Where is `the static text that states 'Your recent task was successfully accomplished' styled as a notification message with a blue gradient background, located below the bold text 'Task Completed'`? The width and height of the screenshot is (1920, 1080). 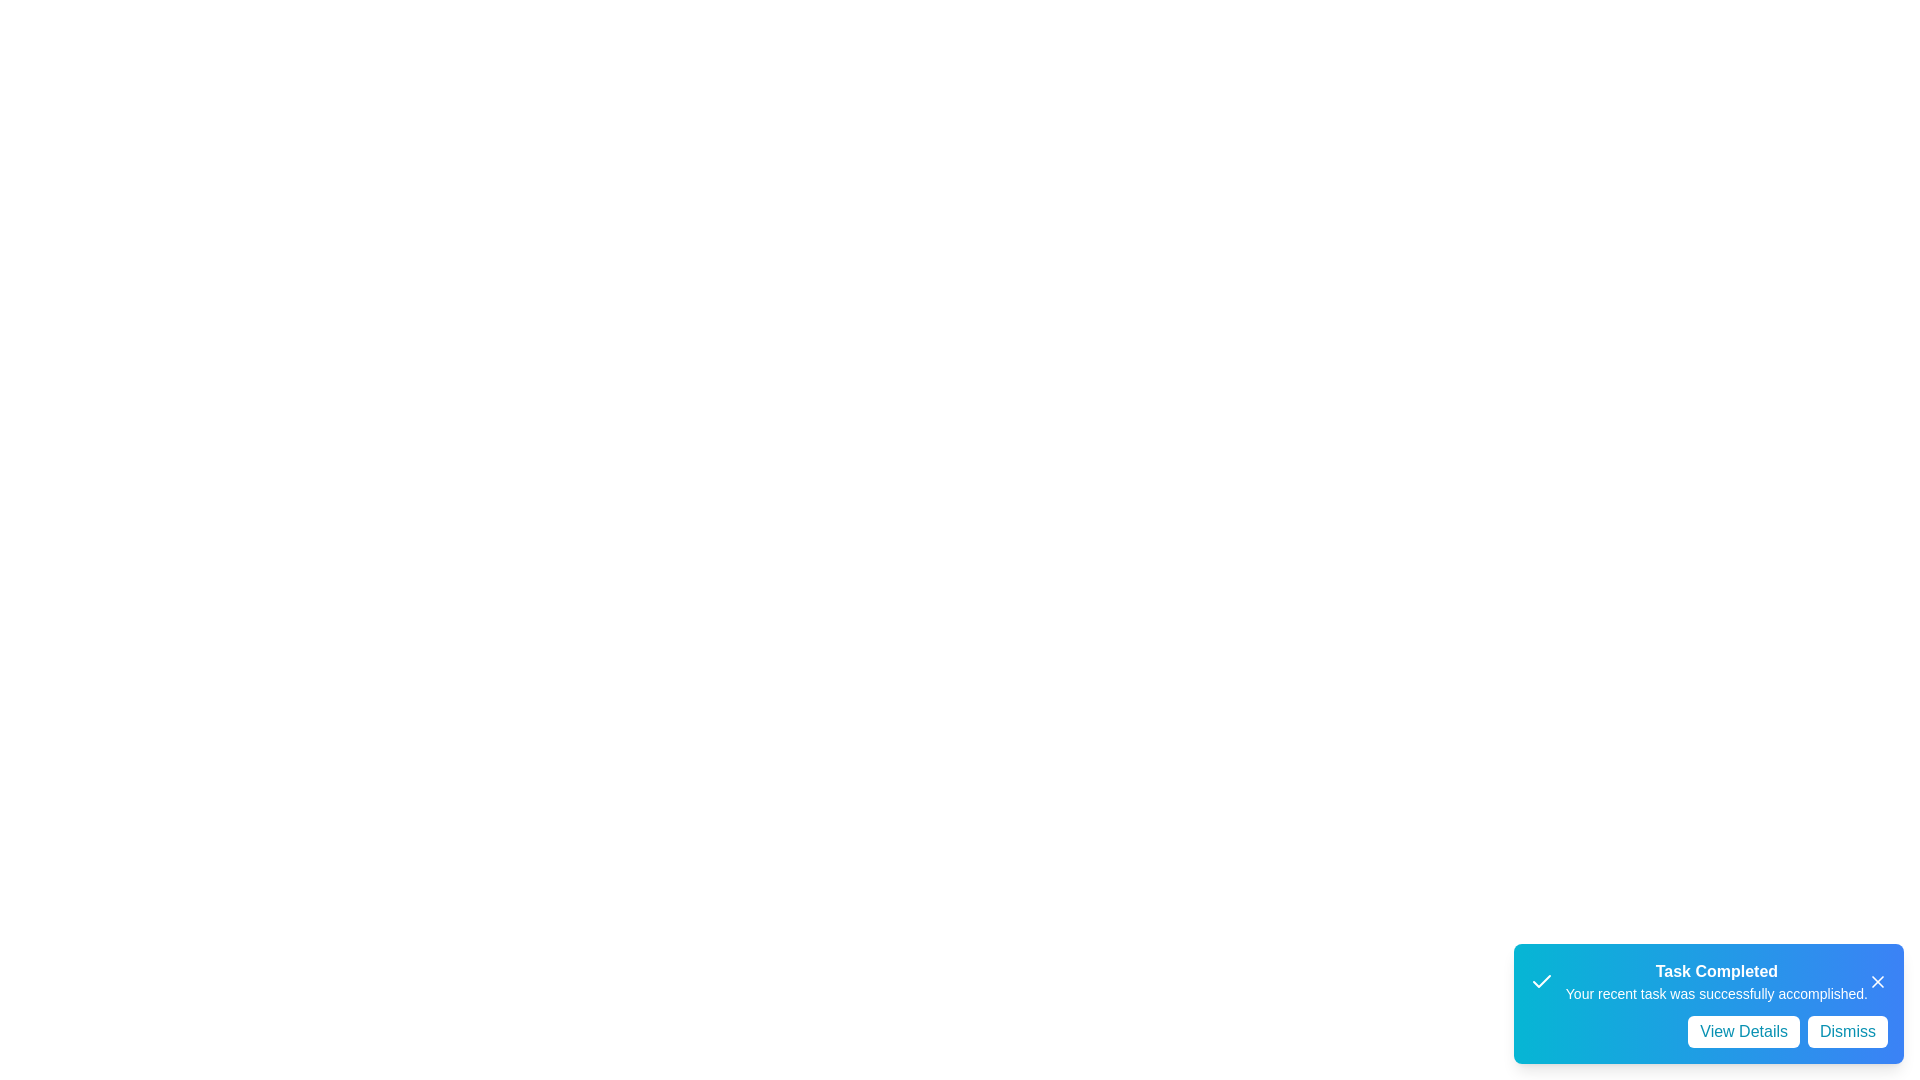
the static text that states 'Your recent task was successfully accomplished' styled as a notification message with a blue gradient background, located below the bold text 'Task Completed' is located at coordinates (1715, 994).